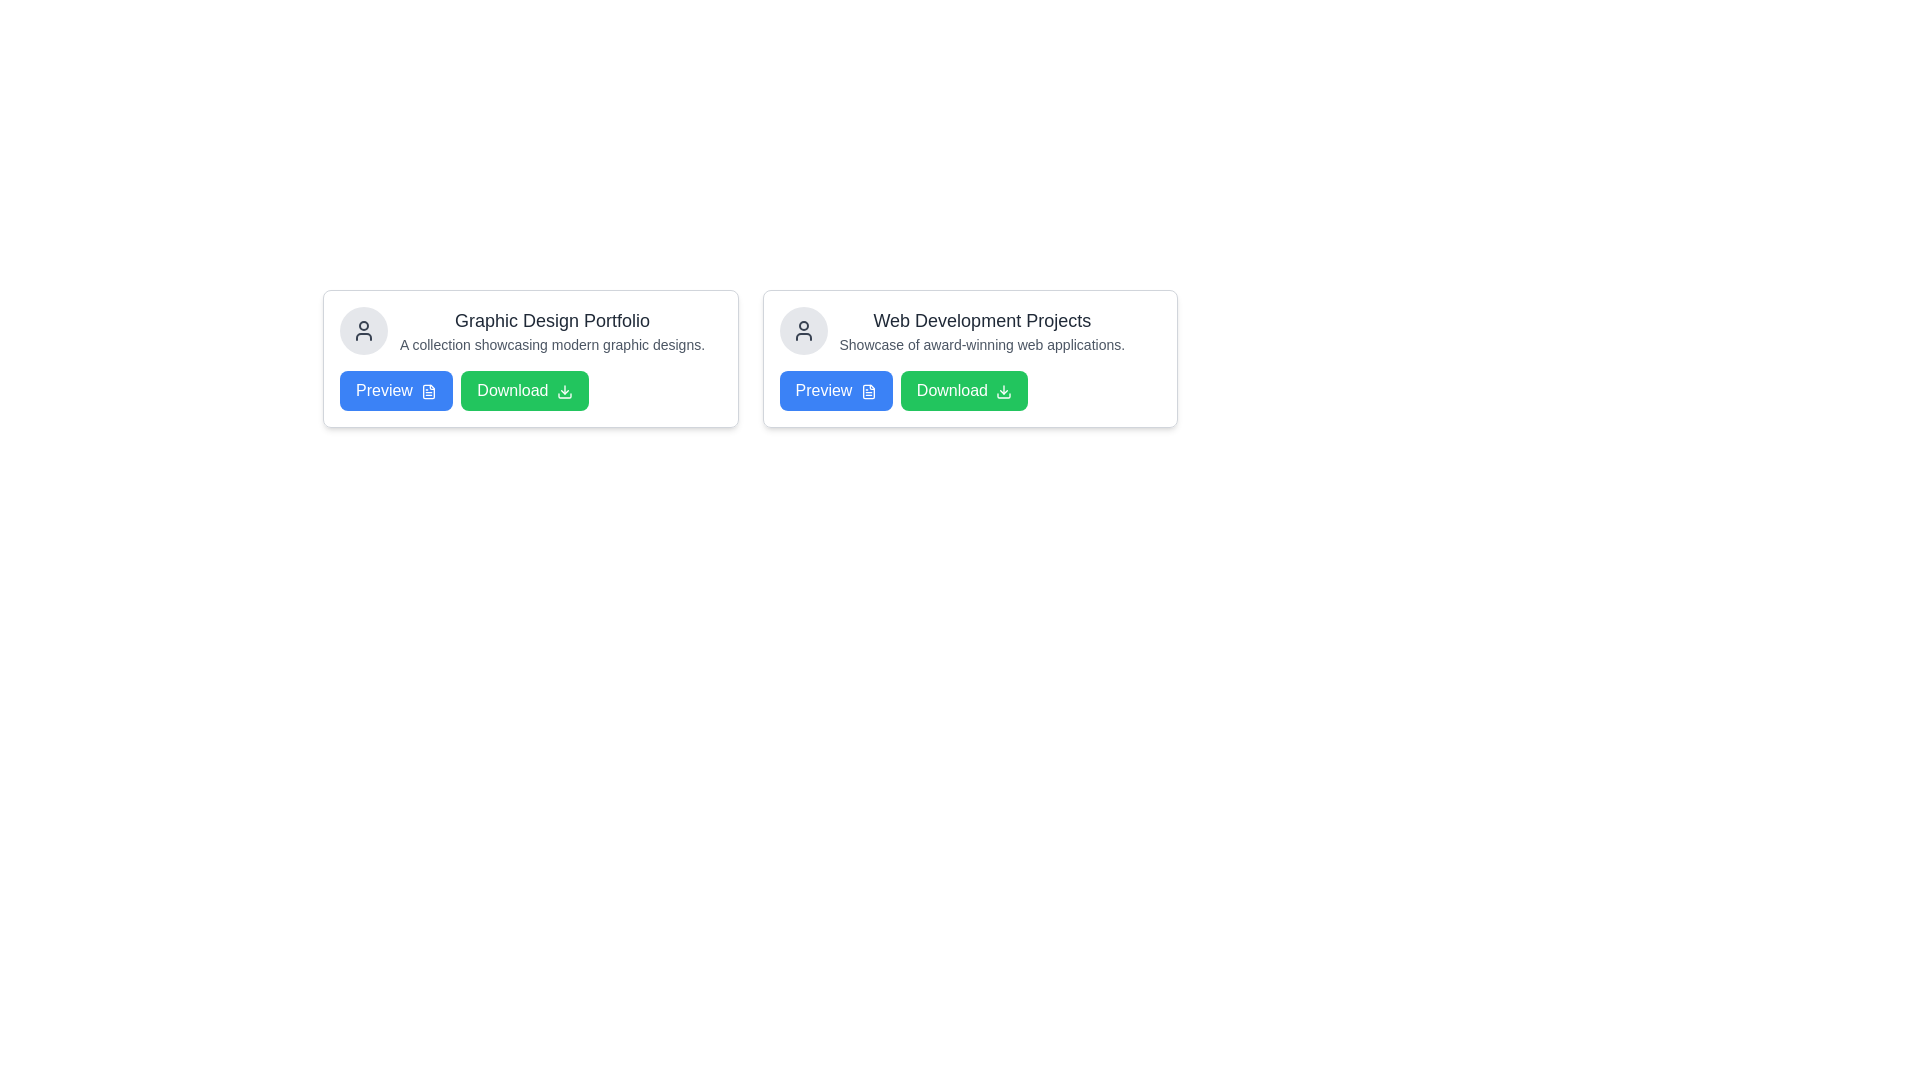  Describe the element at coordinates (564, 391) in the screenshot. I see `the download icon, which is a small square graphical icon with a downward arrow, located to the right of the green 'Download' button in the 'Graphic Design Portfolio' card` at that location.